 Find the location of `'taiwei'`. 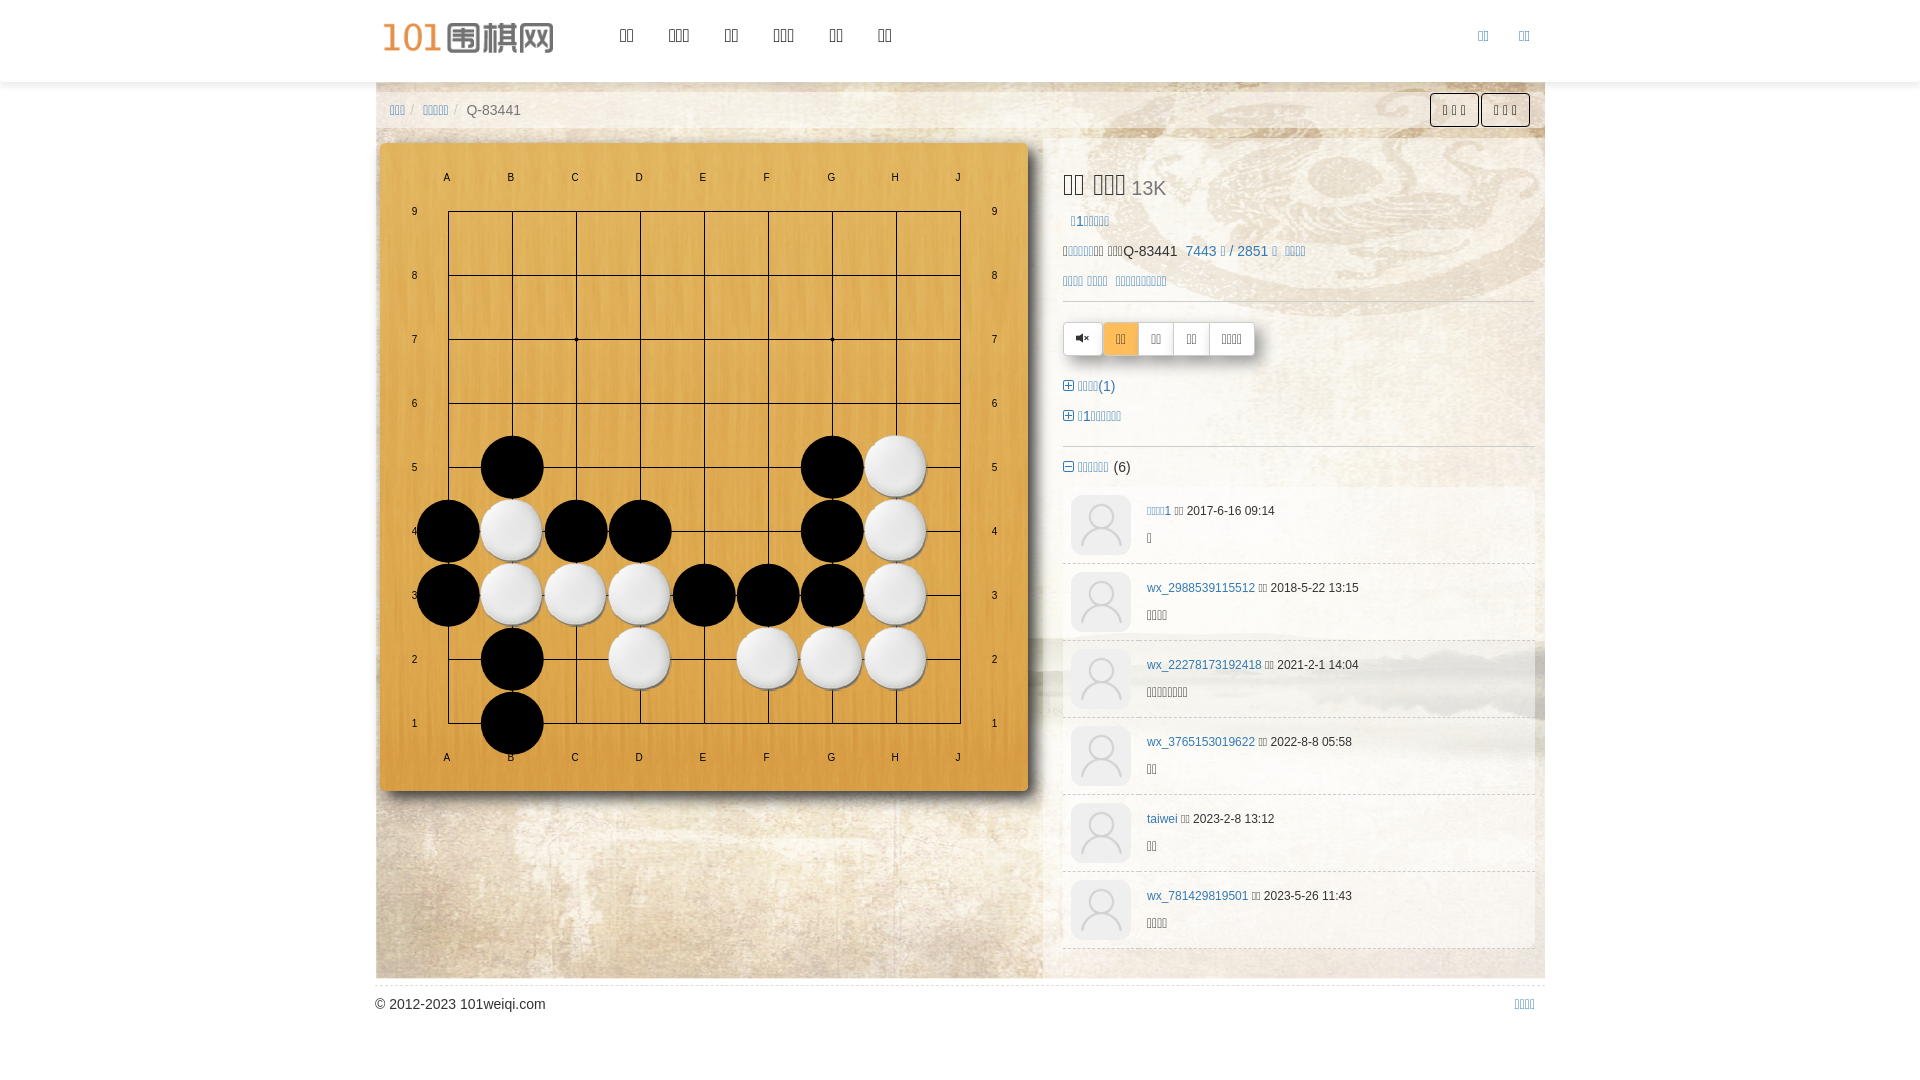

'taiwei' is located at coordinates (1162, 818).